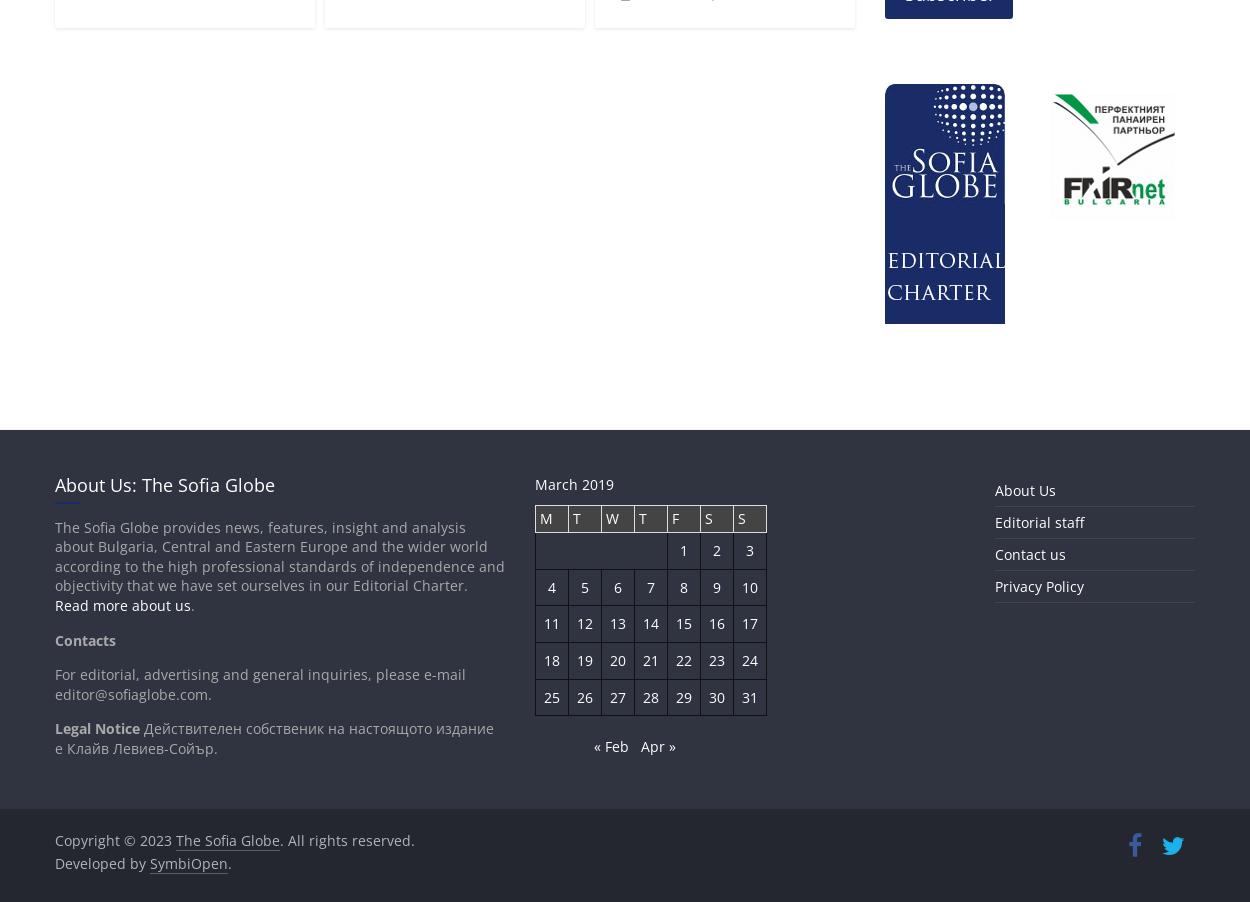 The image size is (1250, 902). Describe the element at coordinates (548, 586) in the screenshot. I see `'4'` at that location.